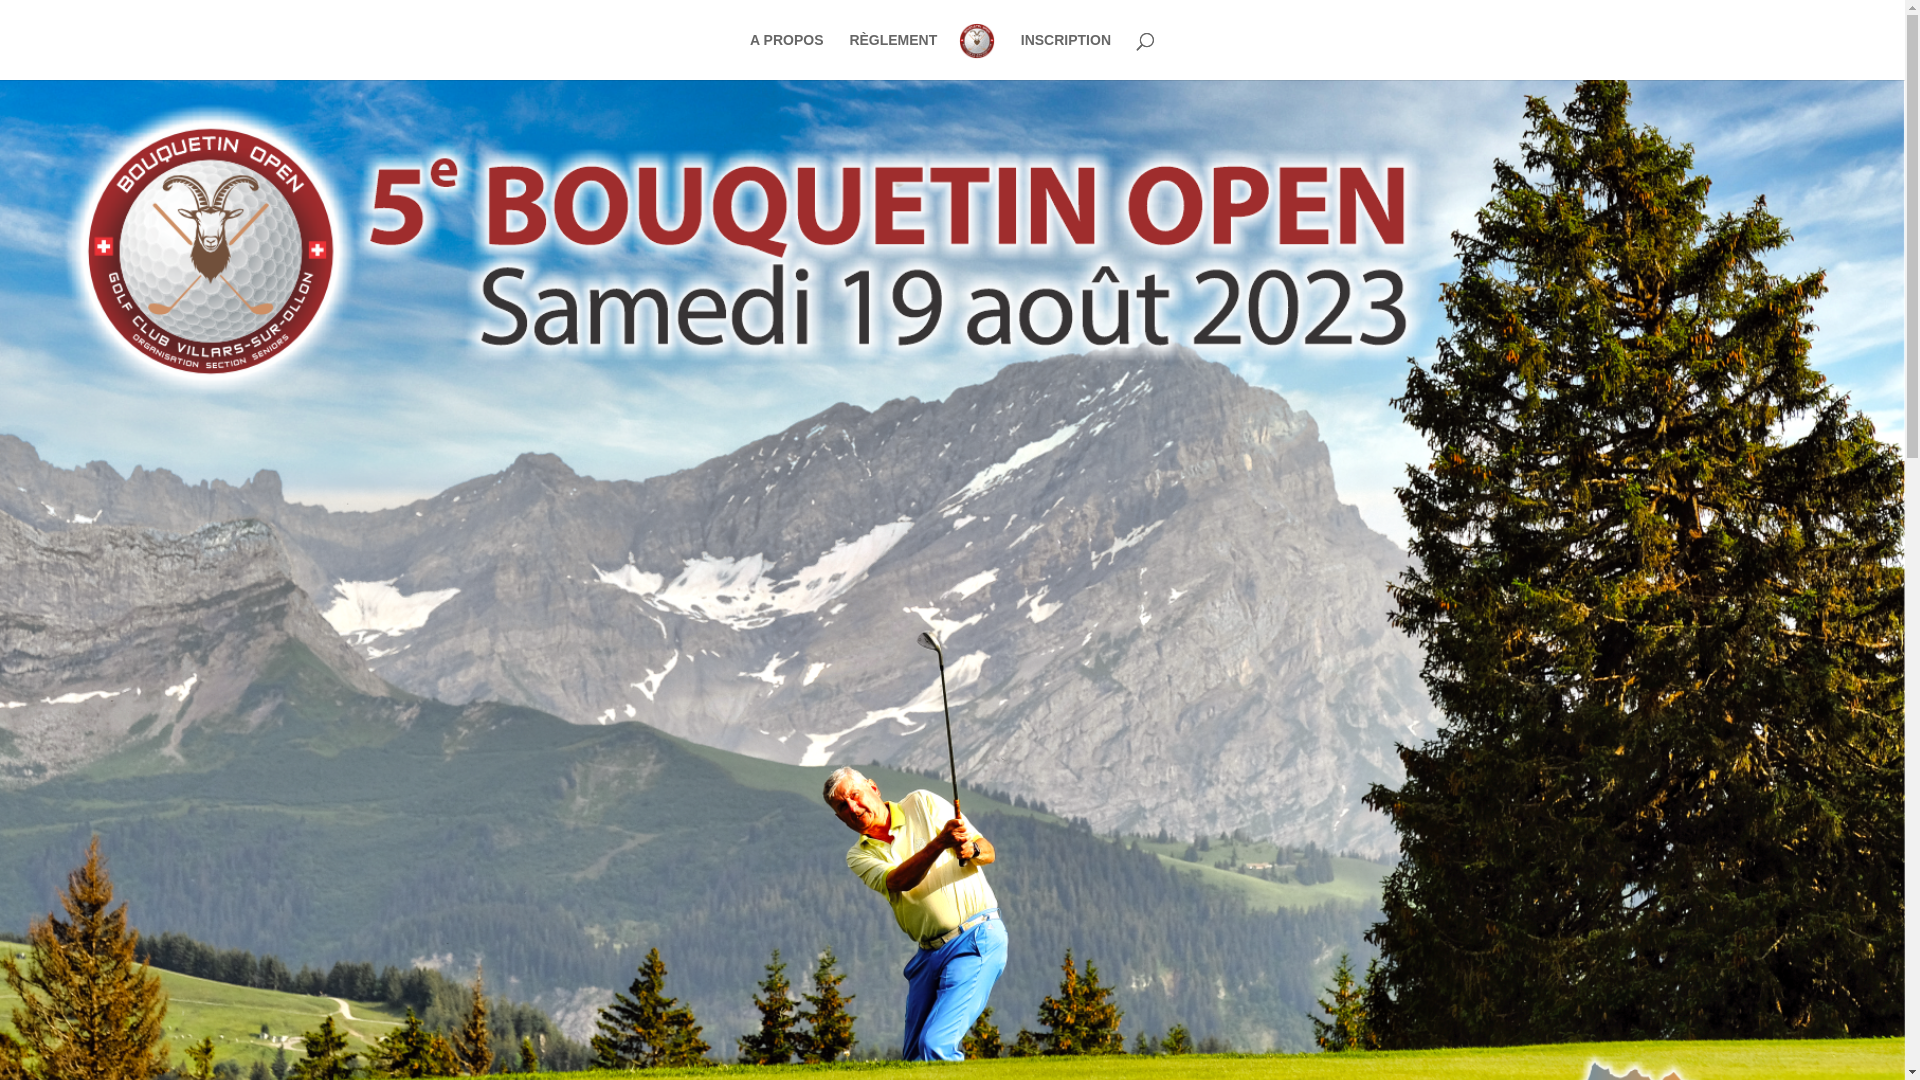 This screenshot has height=1080, width=1920. Describe the element at coordinates (1021, 55) in the screenshot. I see `'INSCRIPTION'` at that location.